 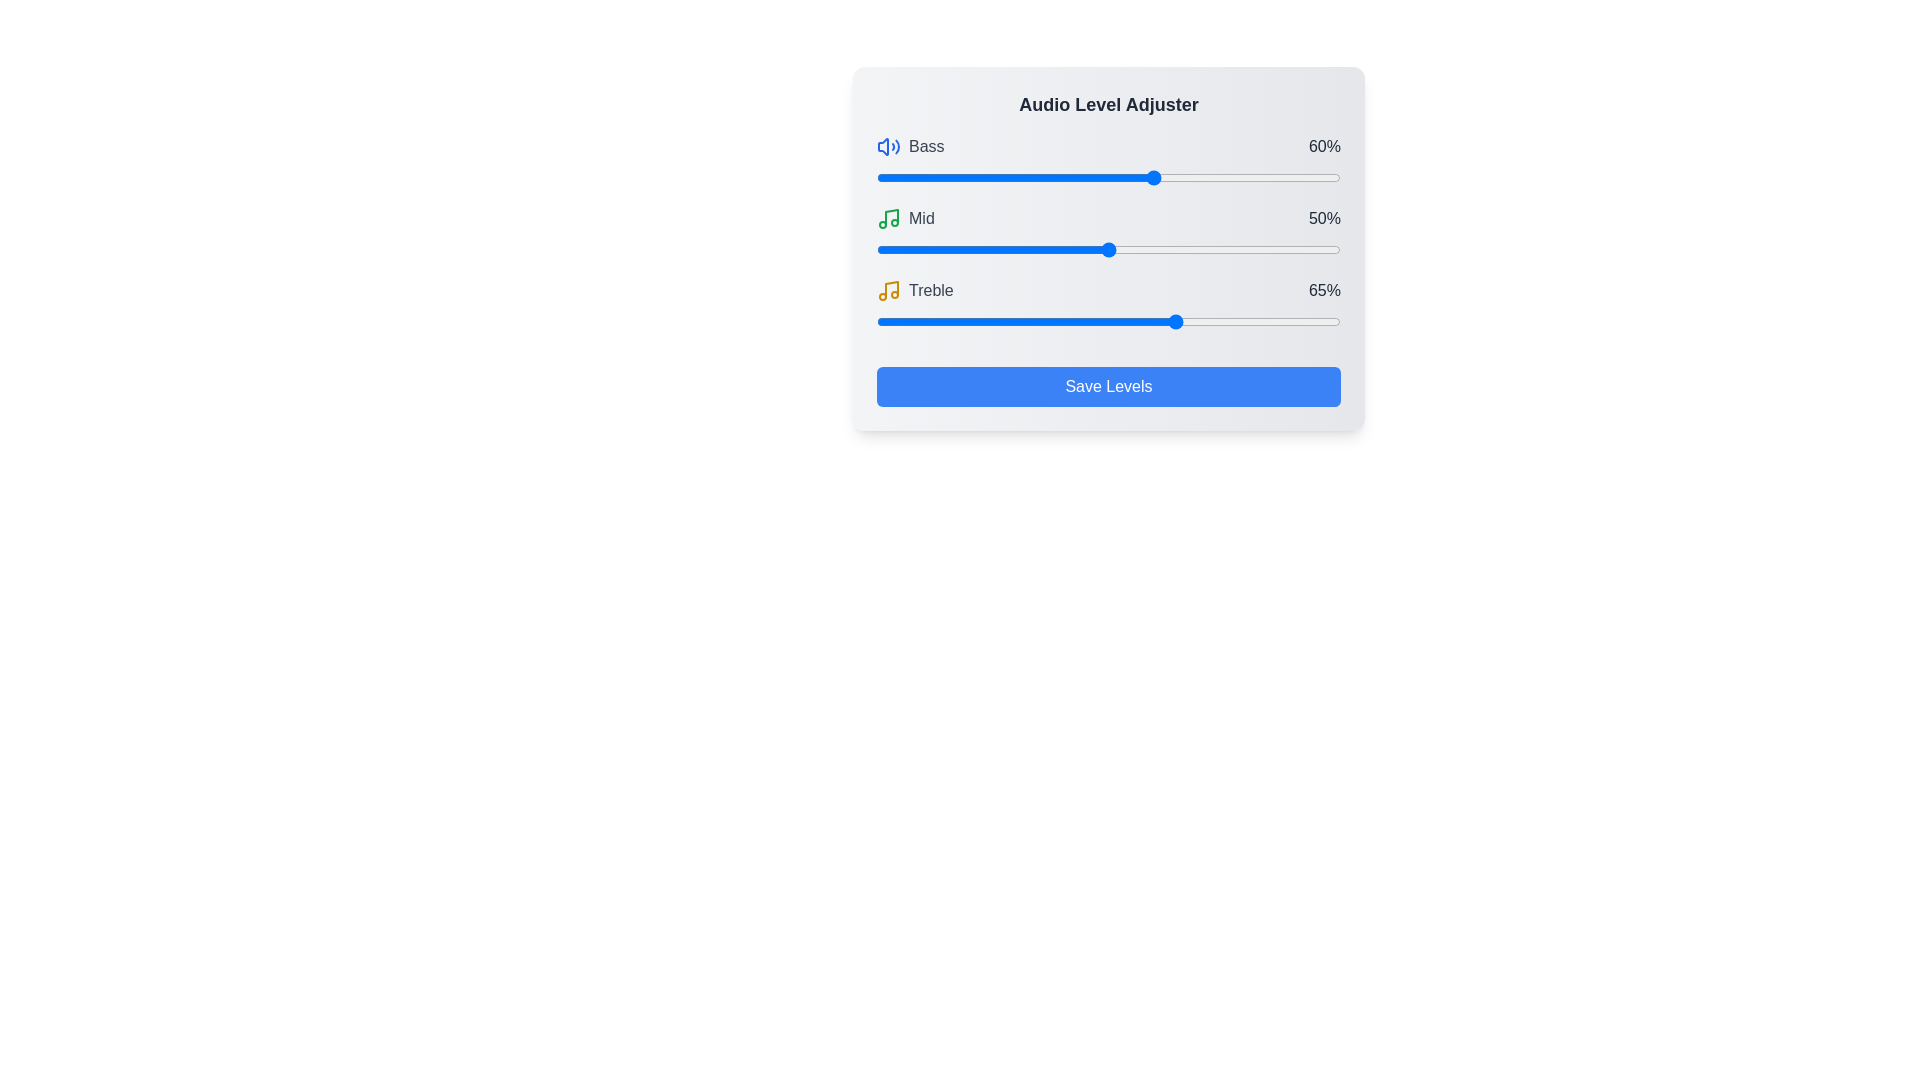 What do you see at coordinates (914, 290) in the screenshot?
I see `the 'treble' audio level controls label, which is located between the yellow musical note icon and the text '65%' in the audio adjustment interface` at bounding box center [914, 290].